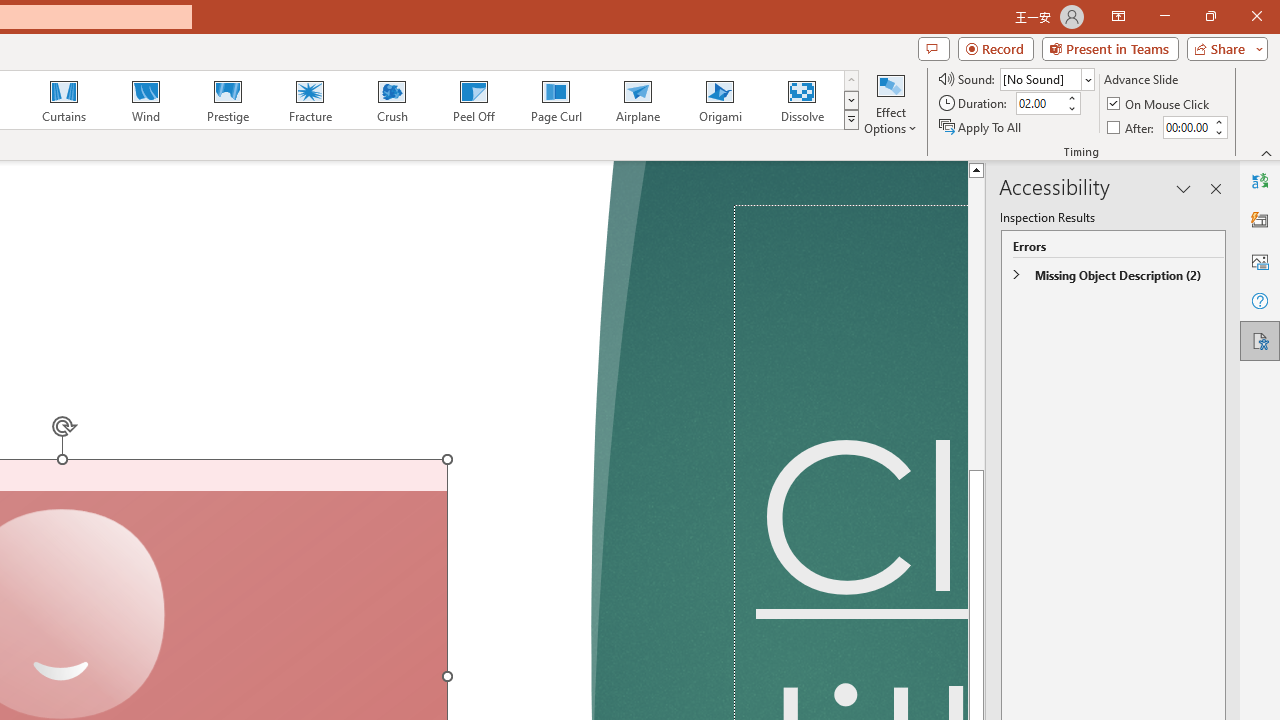 Image resolution: width=1280 pixels, height=720 pixels. I want to click on 'Crush', so click(391, 100).